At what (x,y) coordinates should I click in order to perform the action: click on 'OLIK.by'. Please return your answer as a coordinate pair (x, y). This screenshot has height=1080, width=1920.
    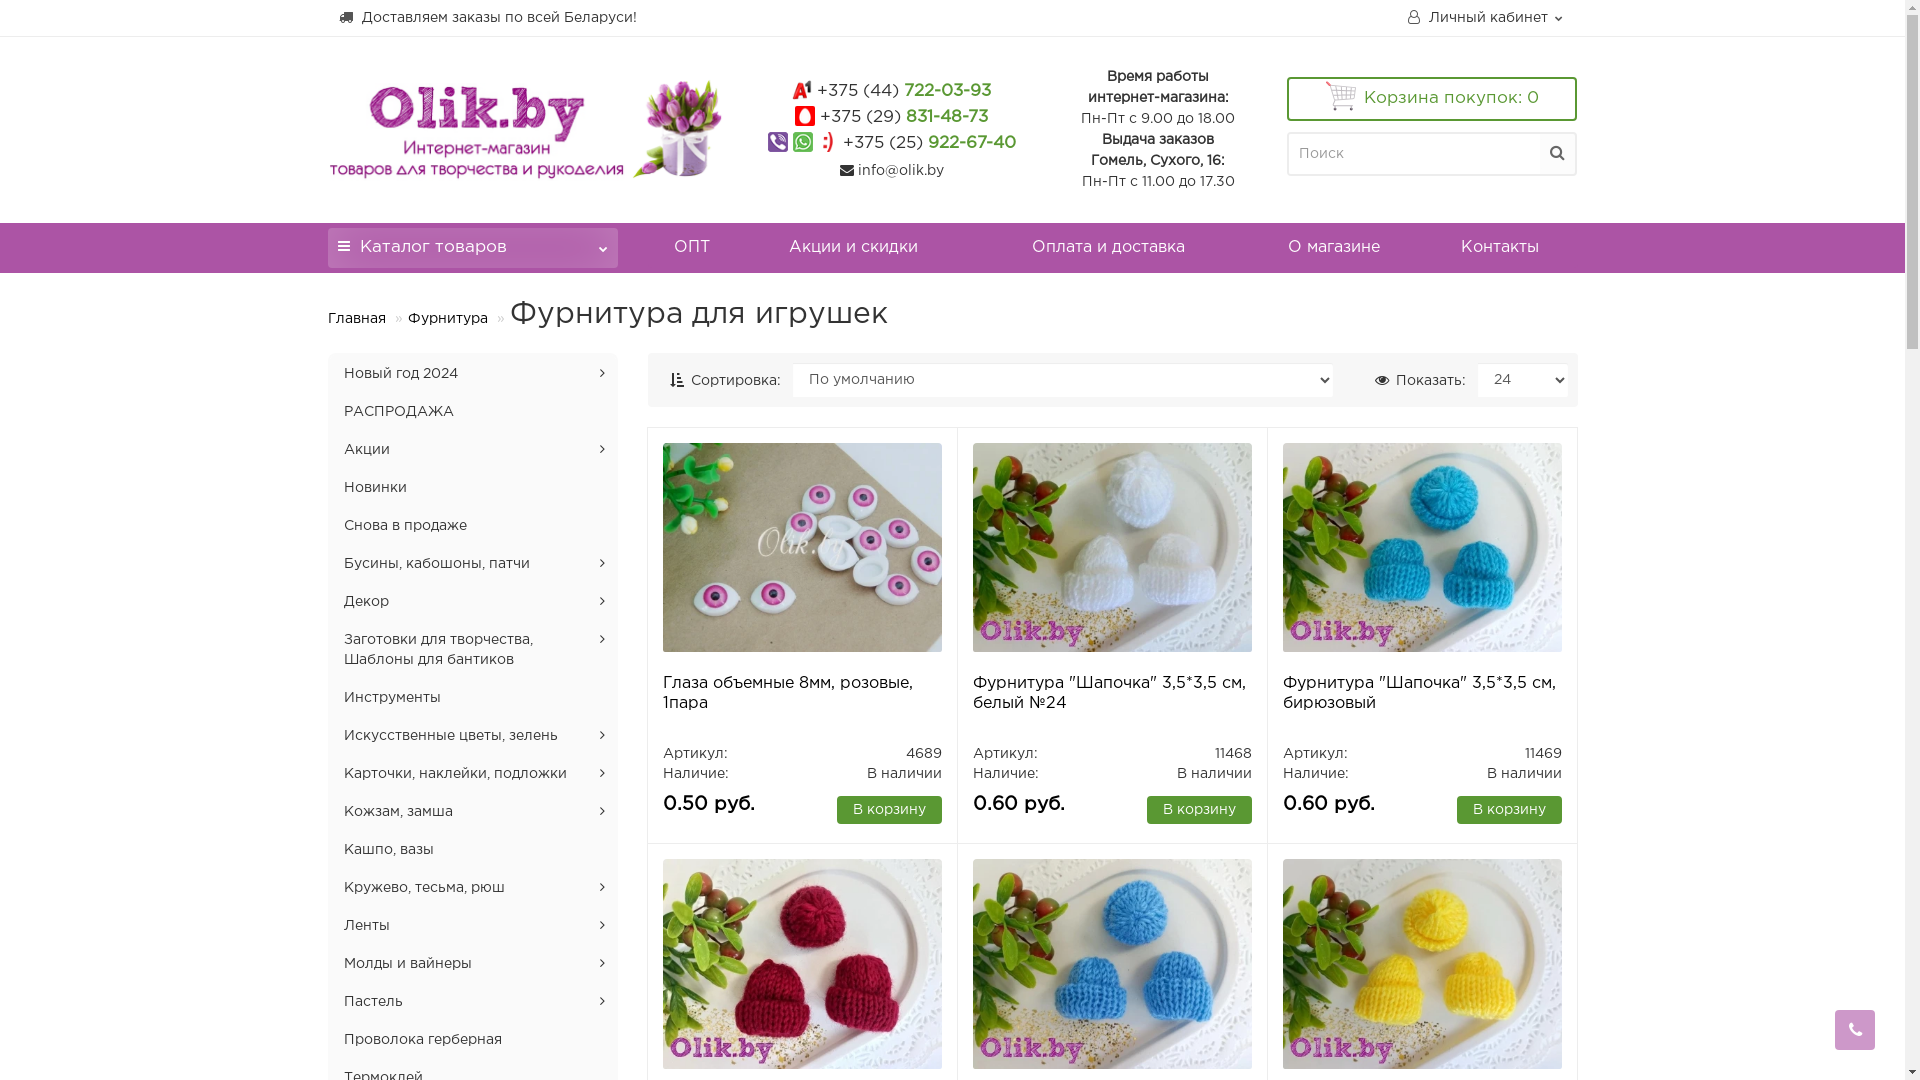
    Looking at the image, I should click on (327, 128).